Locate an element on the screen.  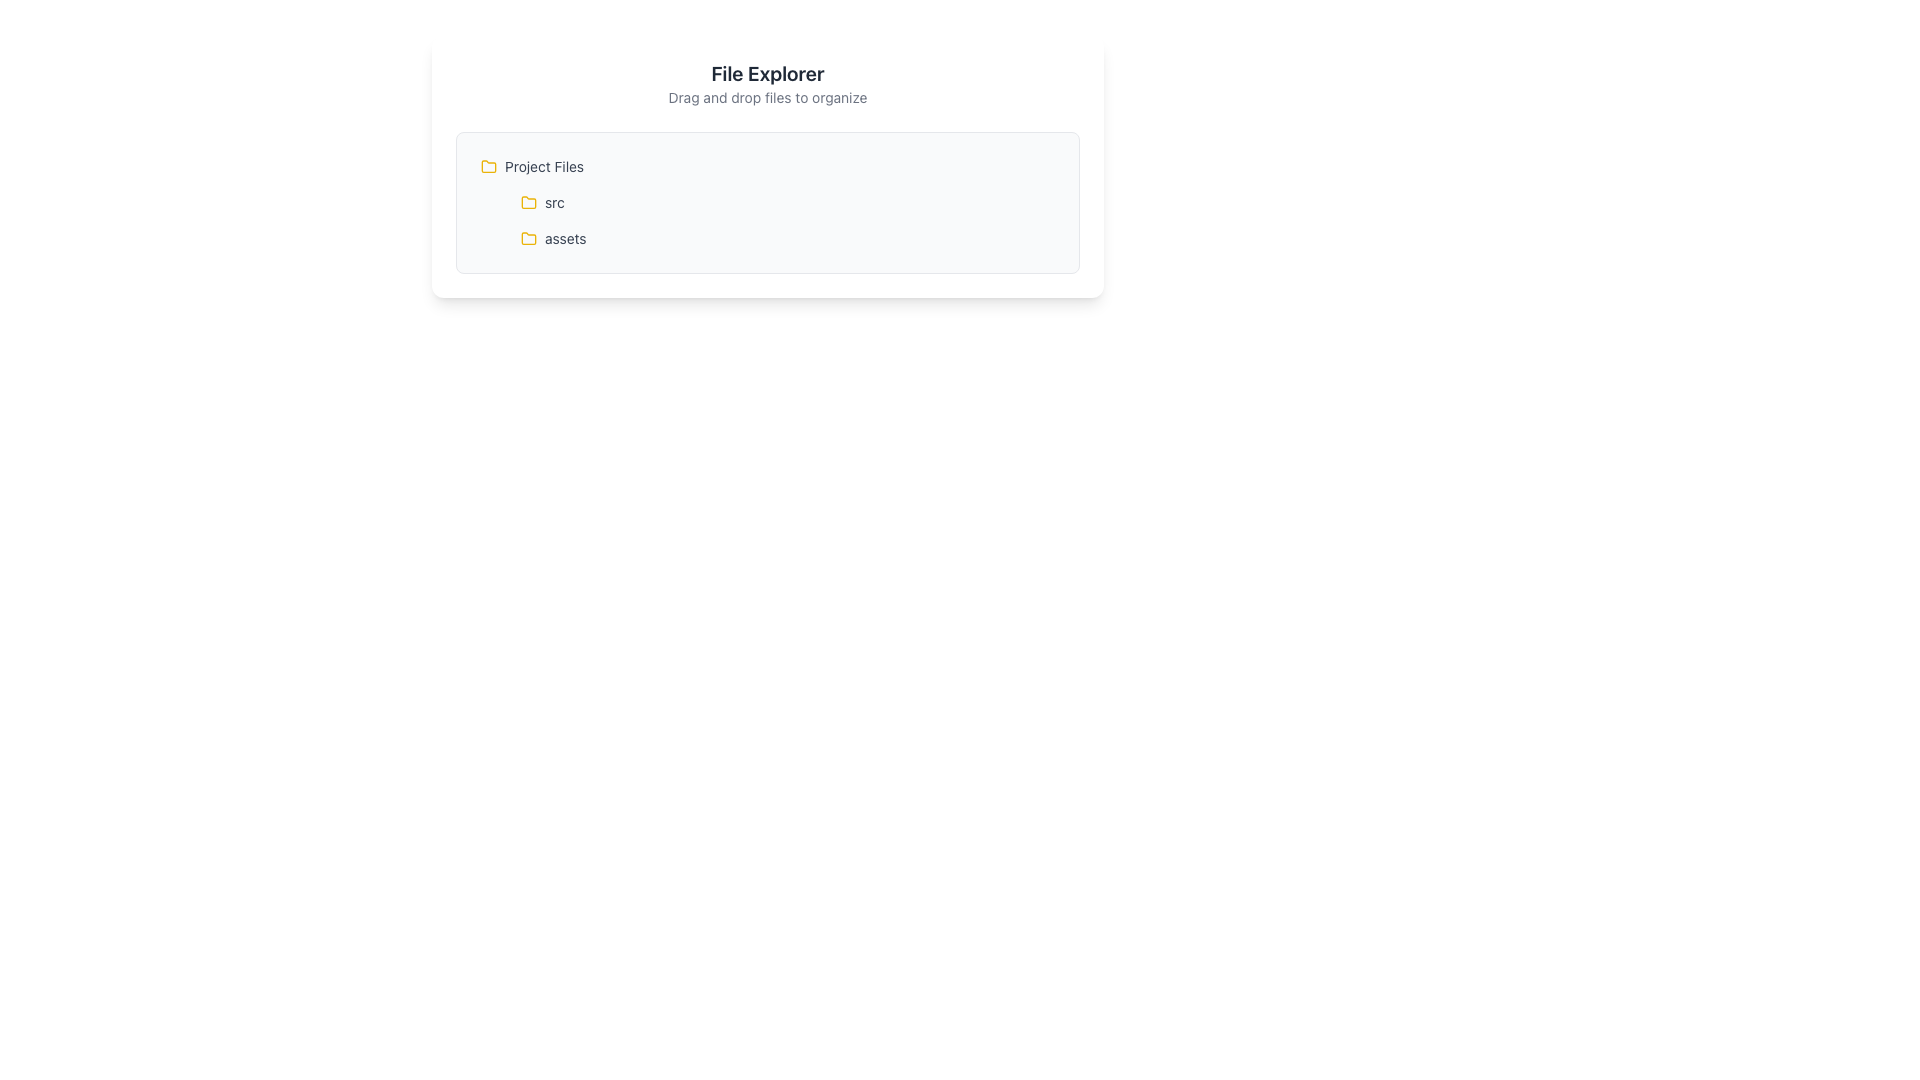
the 'plus' icon button in the top-right corner of the 'File Explorer' card is located at coordinates (1022, 165).